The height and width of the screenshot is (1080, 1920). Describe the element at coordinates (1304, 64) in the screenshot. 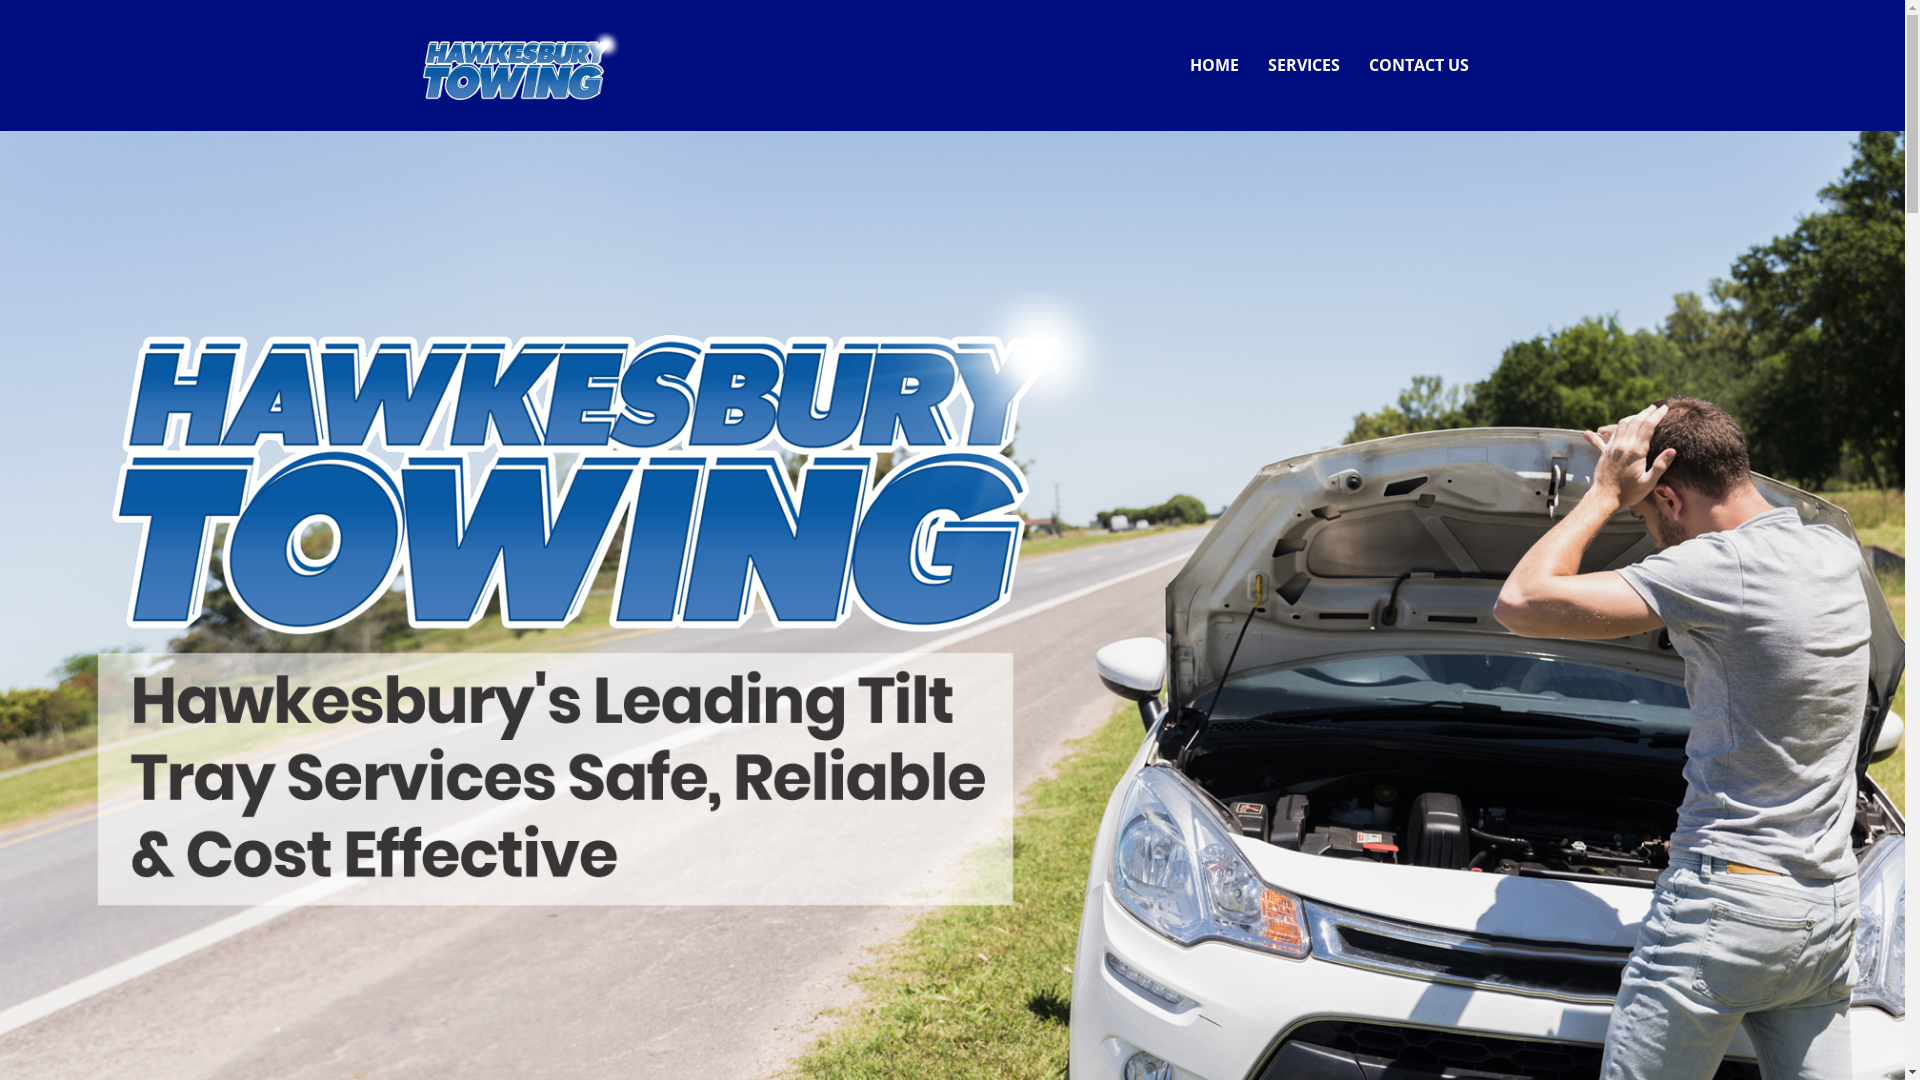

I see `'SERVICES'` at that location.